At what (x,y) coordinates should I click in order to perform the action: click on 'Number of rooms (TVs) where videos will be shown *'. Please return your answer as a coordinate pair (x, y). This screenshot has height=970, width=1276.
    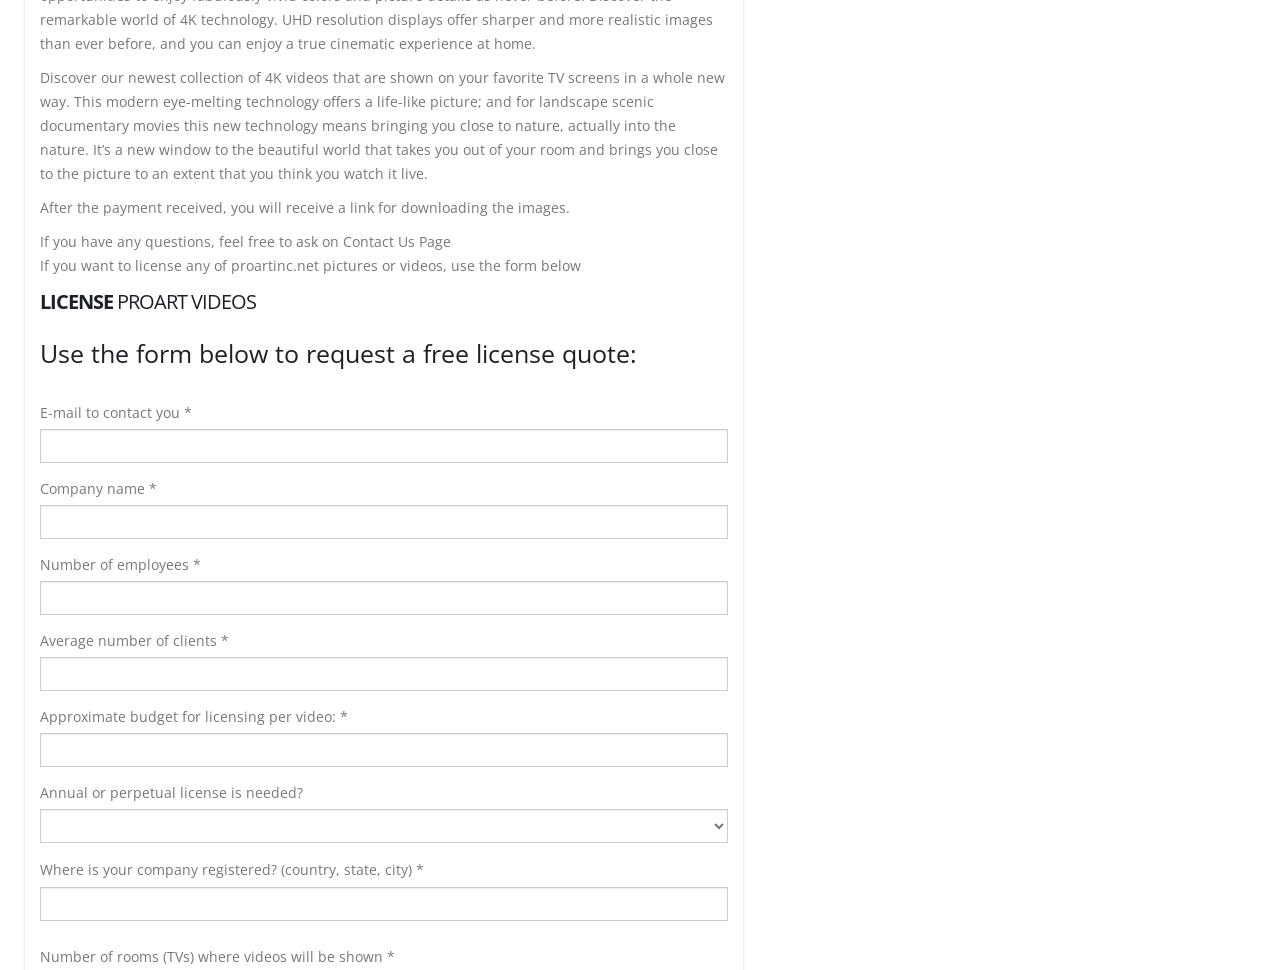
    Looking at the image, I should click on (217, 955).